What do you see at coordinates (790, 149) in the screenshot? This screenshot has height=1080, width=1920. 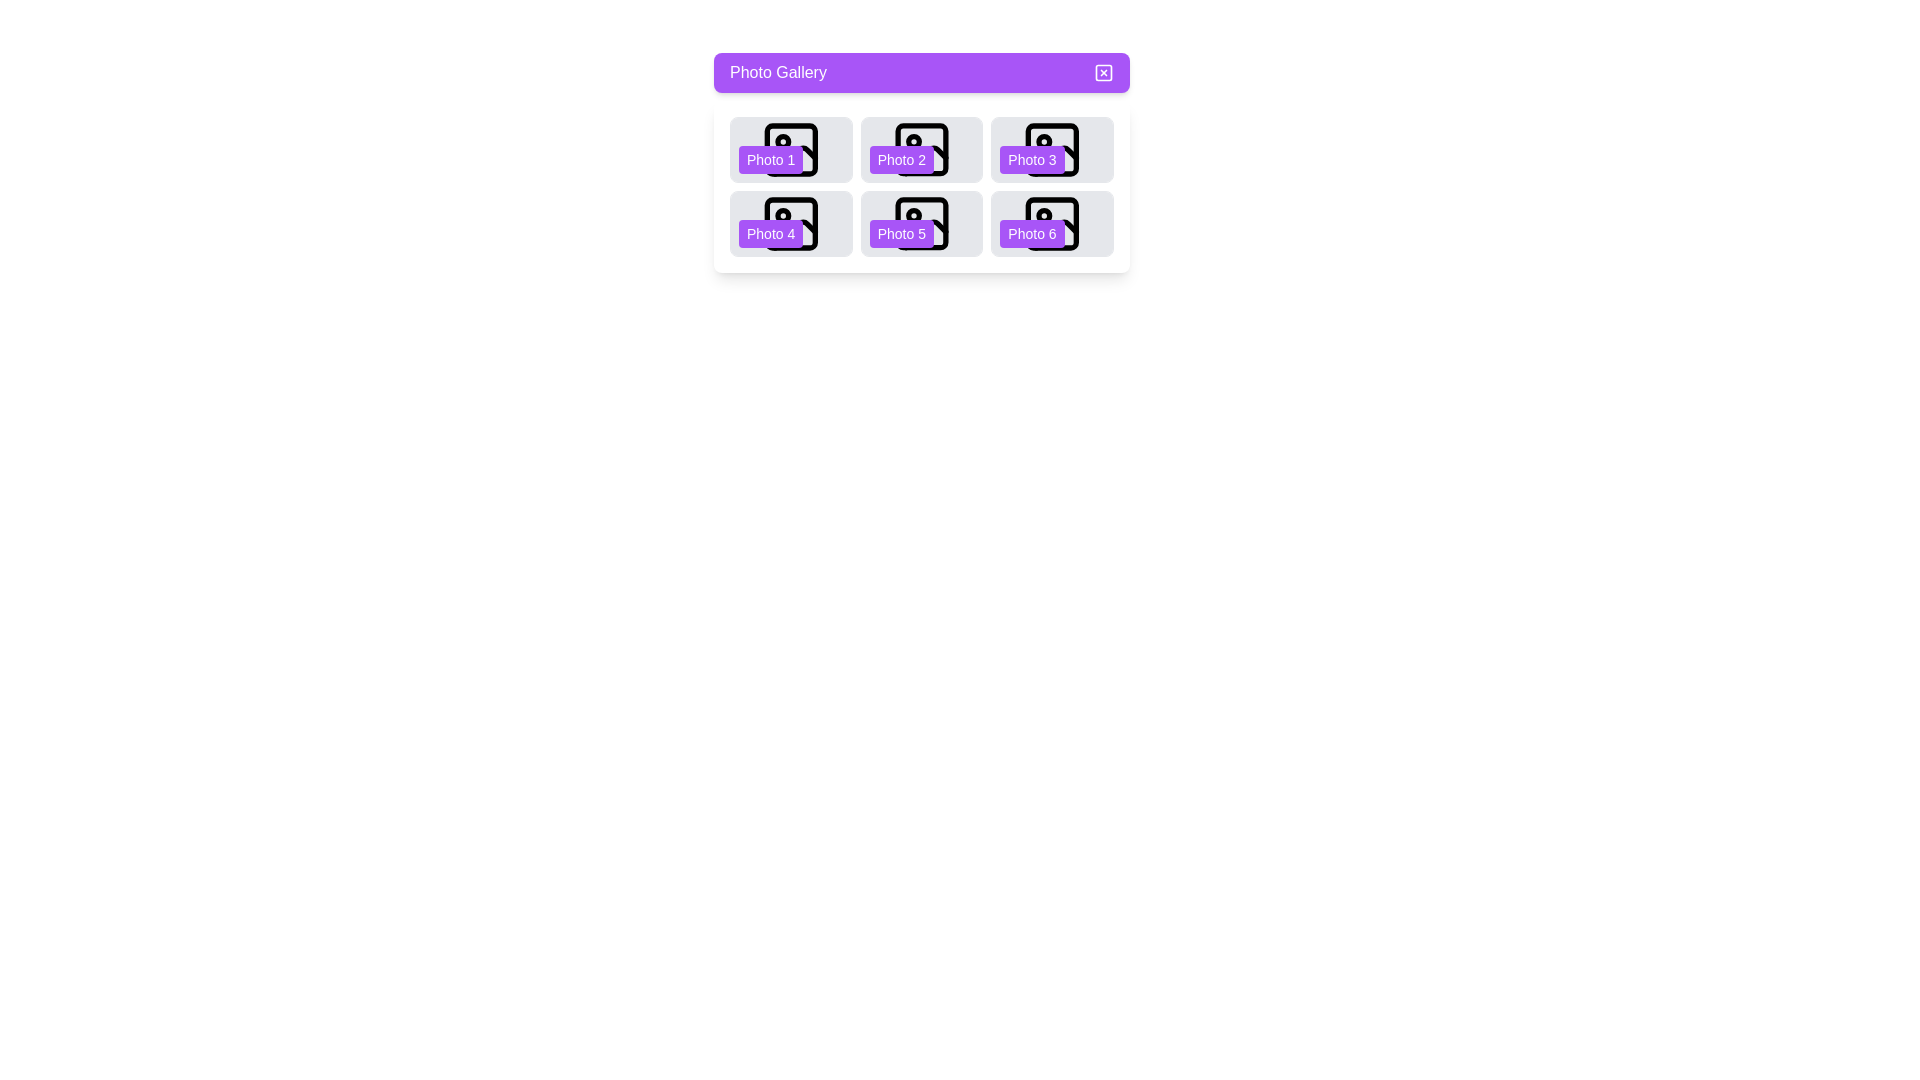 I see `the photo labeled with the number 1` at bounding box center [790, 149].